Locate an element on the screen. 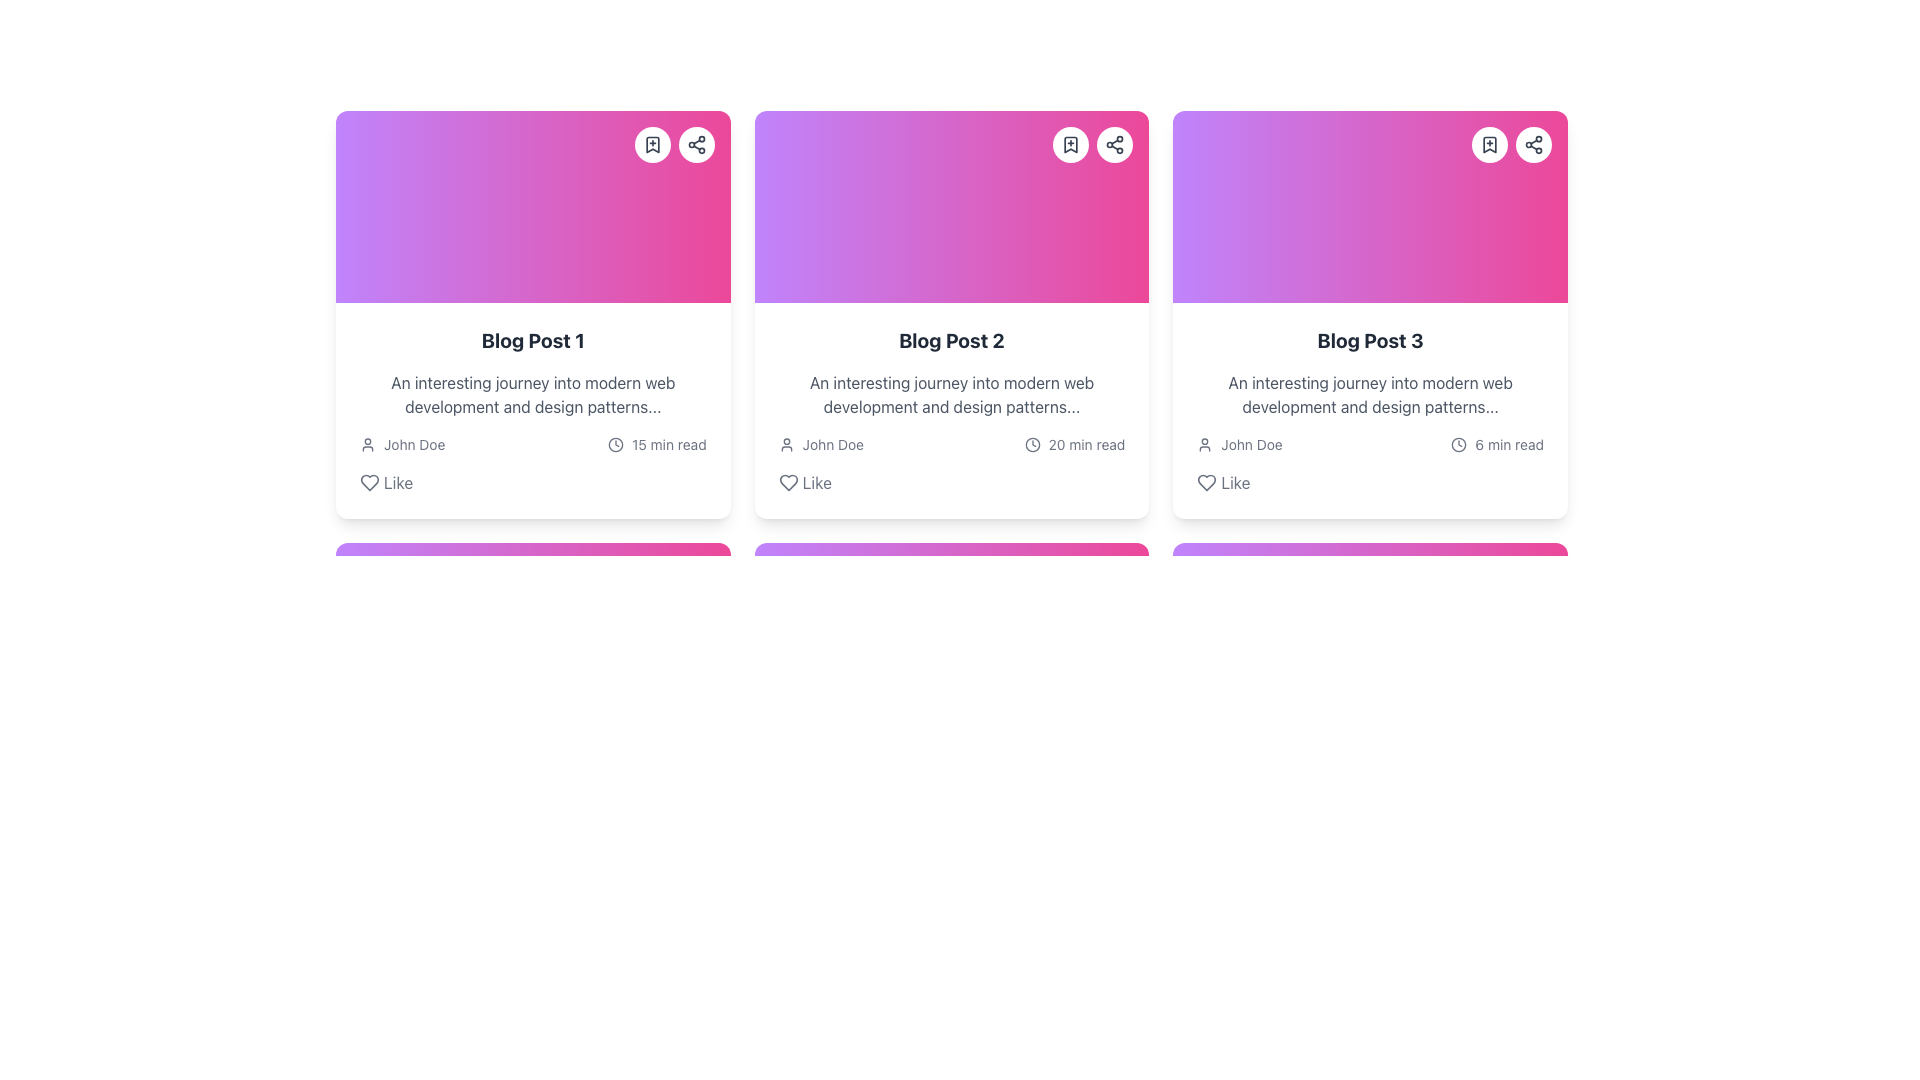  the share button located in the top-right corner of the second card is located at coordinates (1114, 144).